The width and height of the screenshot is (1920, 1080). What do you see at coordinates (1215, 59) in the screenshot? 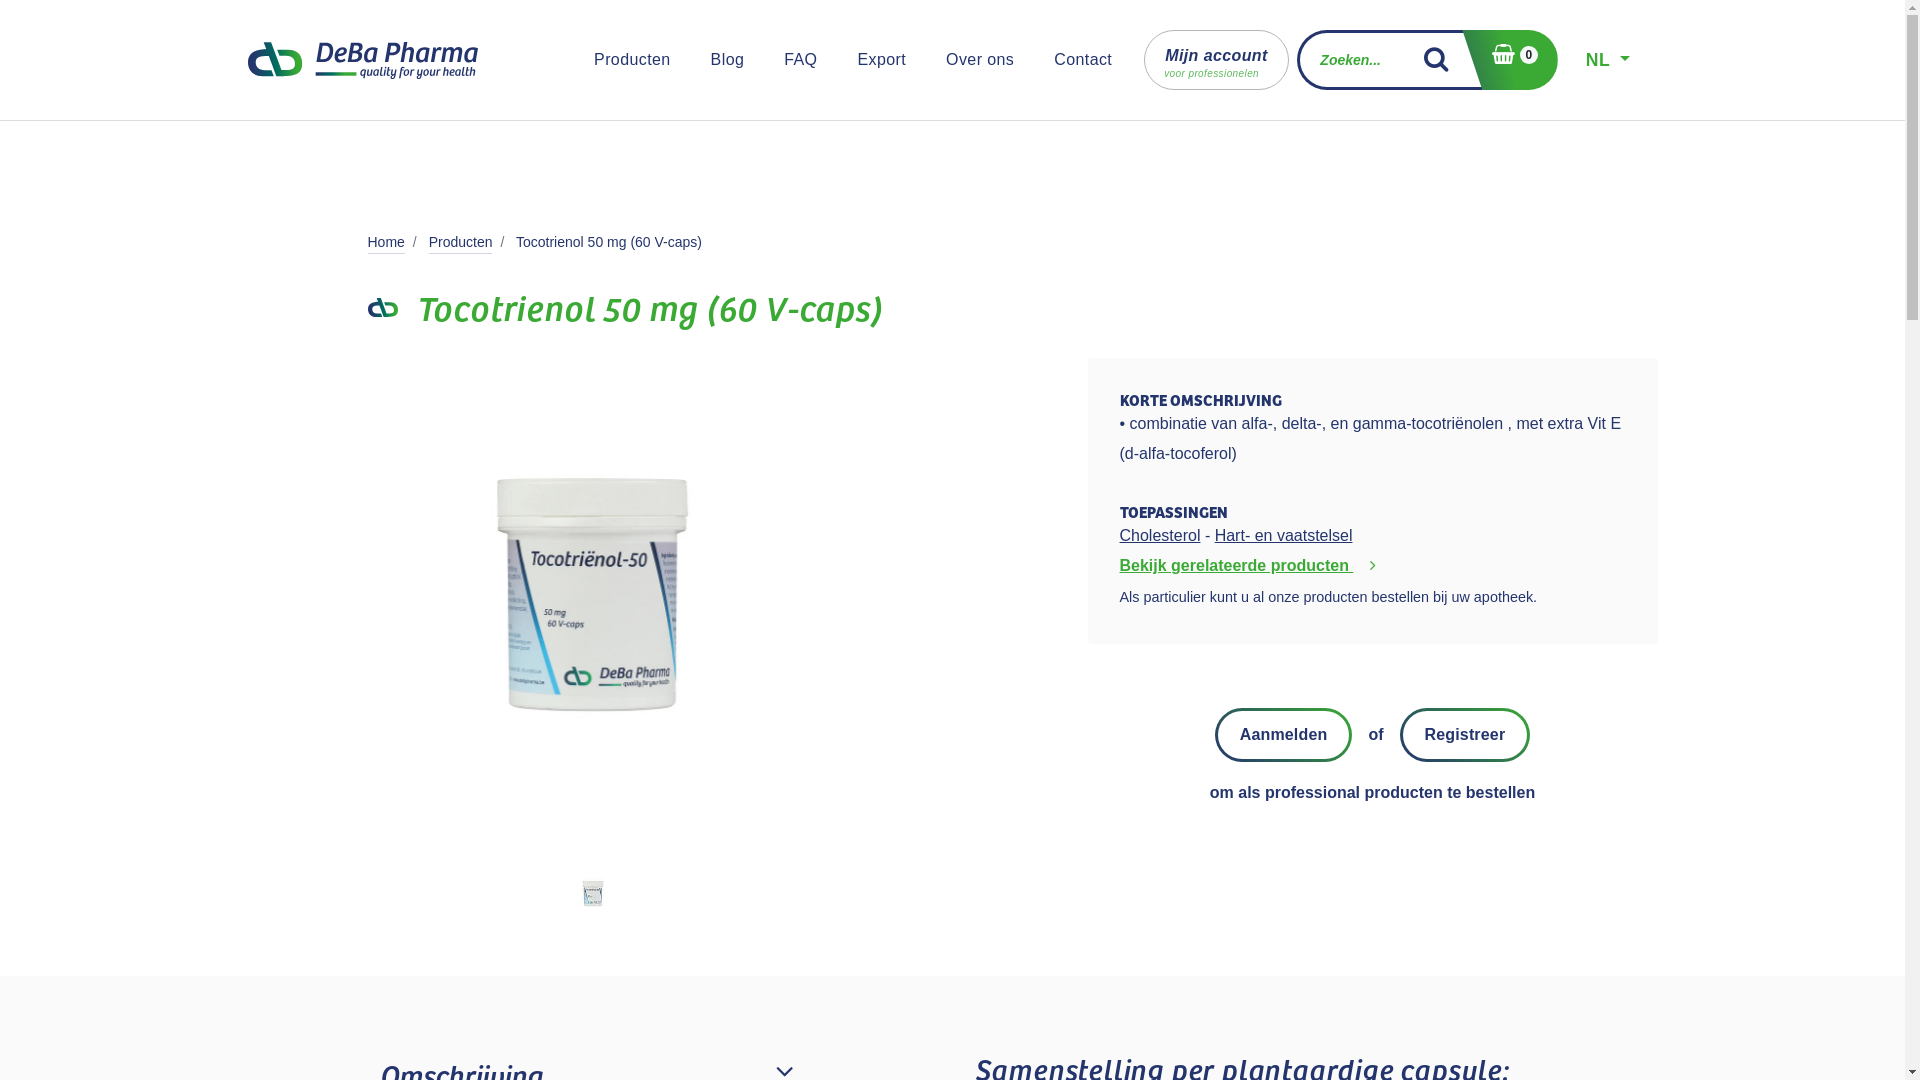
I see `'Mijn account` at bounding box center [1215, 59].